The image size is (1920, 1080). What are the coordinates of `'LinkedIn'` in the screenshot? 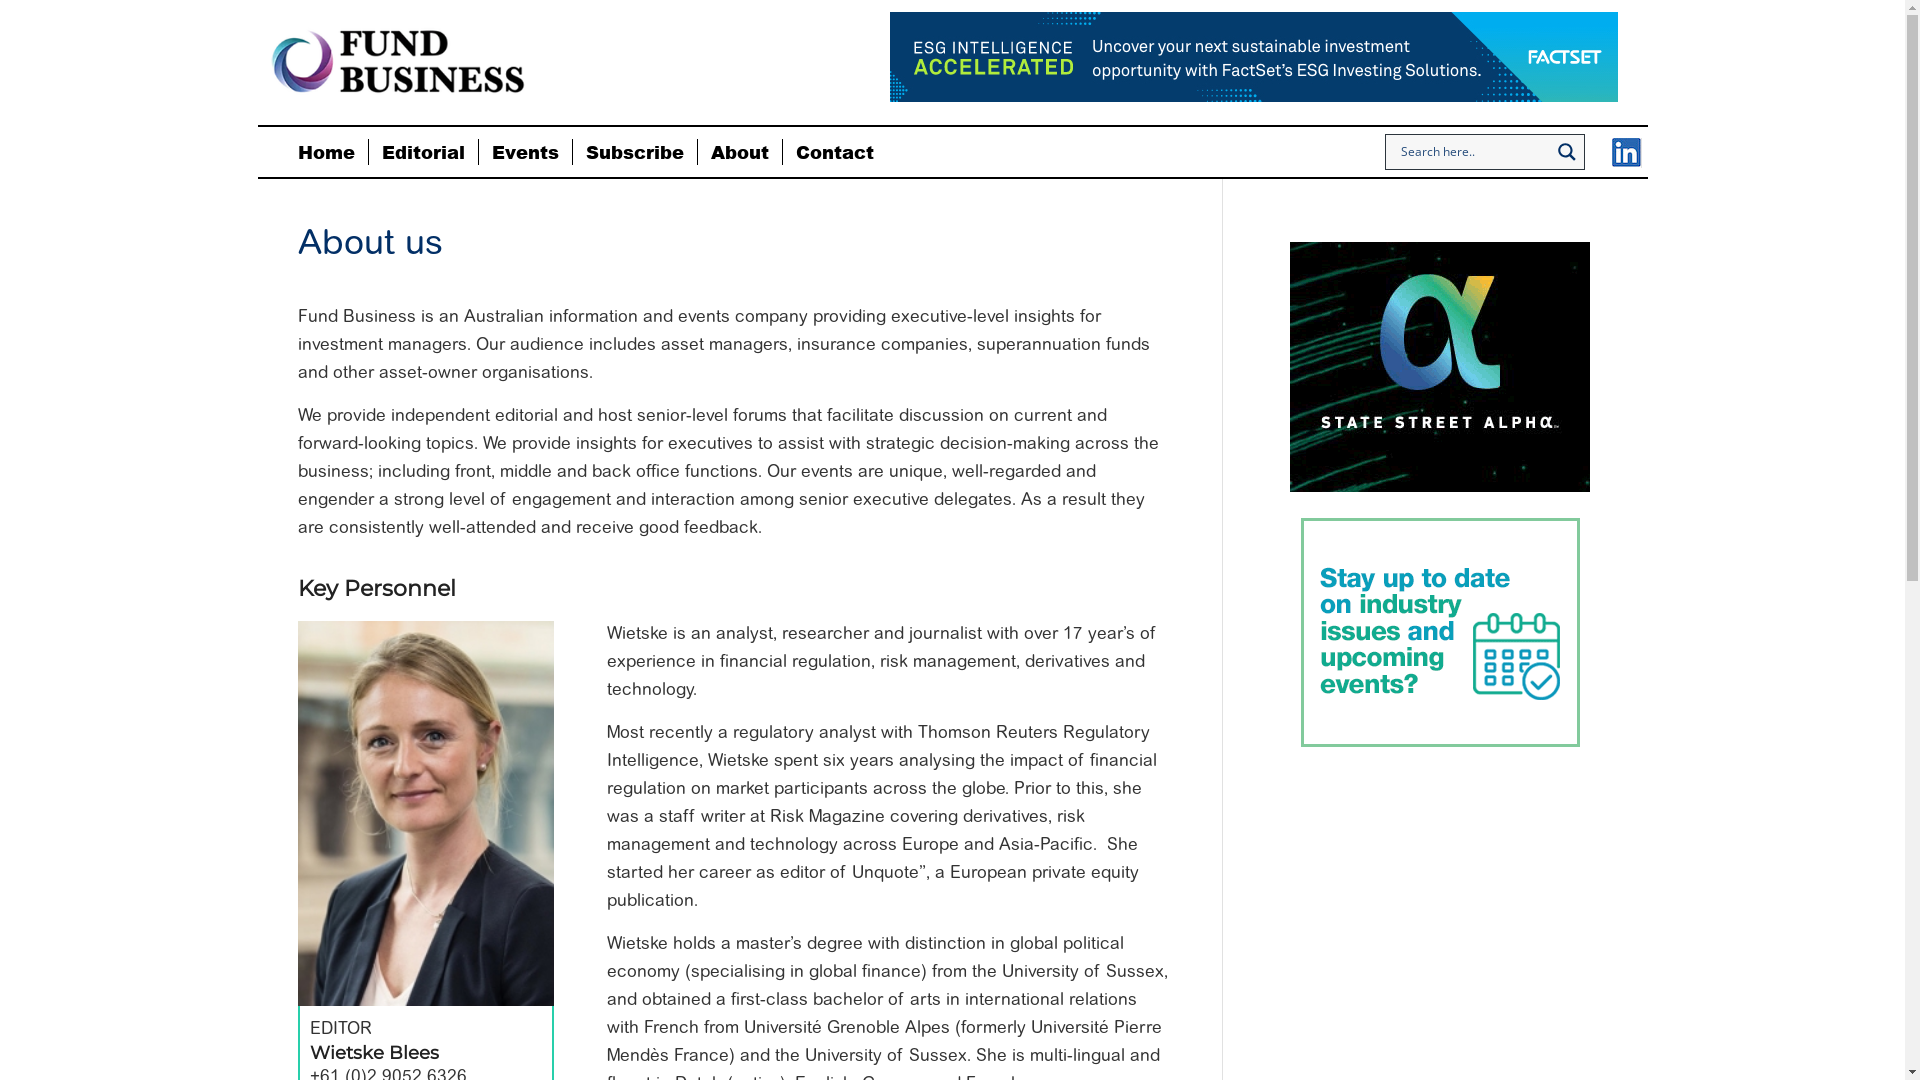 It's located at (1627, 152).